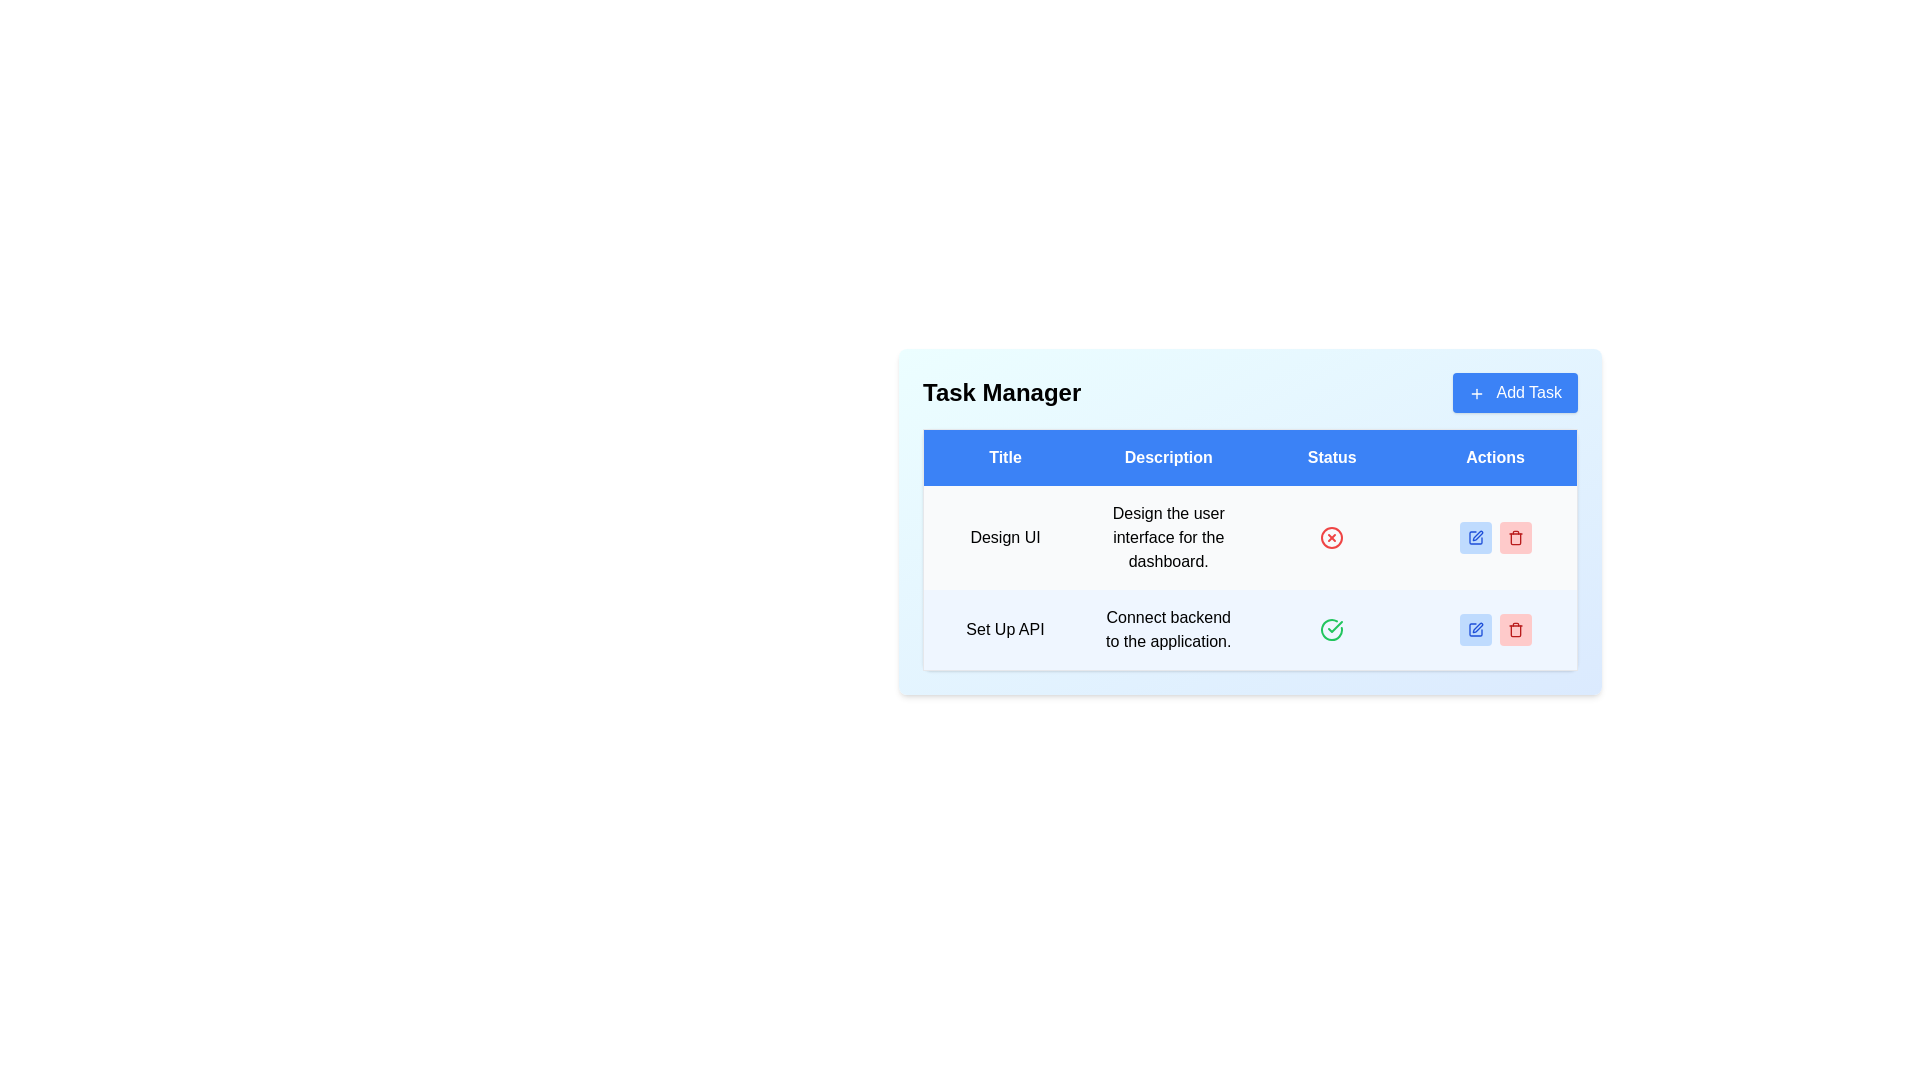 The width and height of the screenshot is (1920, 1080). What do you see at coordinates (1332, 536) in the screenshot?
I see `the status icon in the first row of the task table that indicates the task 'Design UI' is incomplete or has a negative outcome` at bounding box center [1332, 536].